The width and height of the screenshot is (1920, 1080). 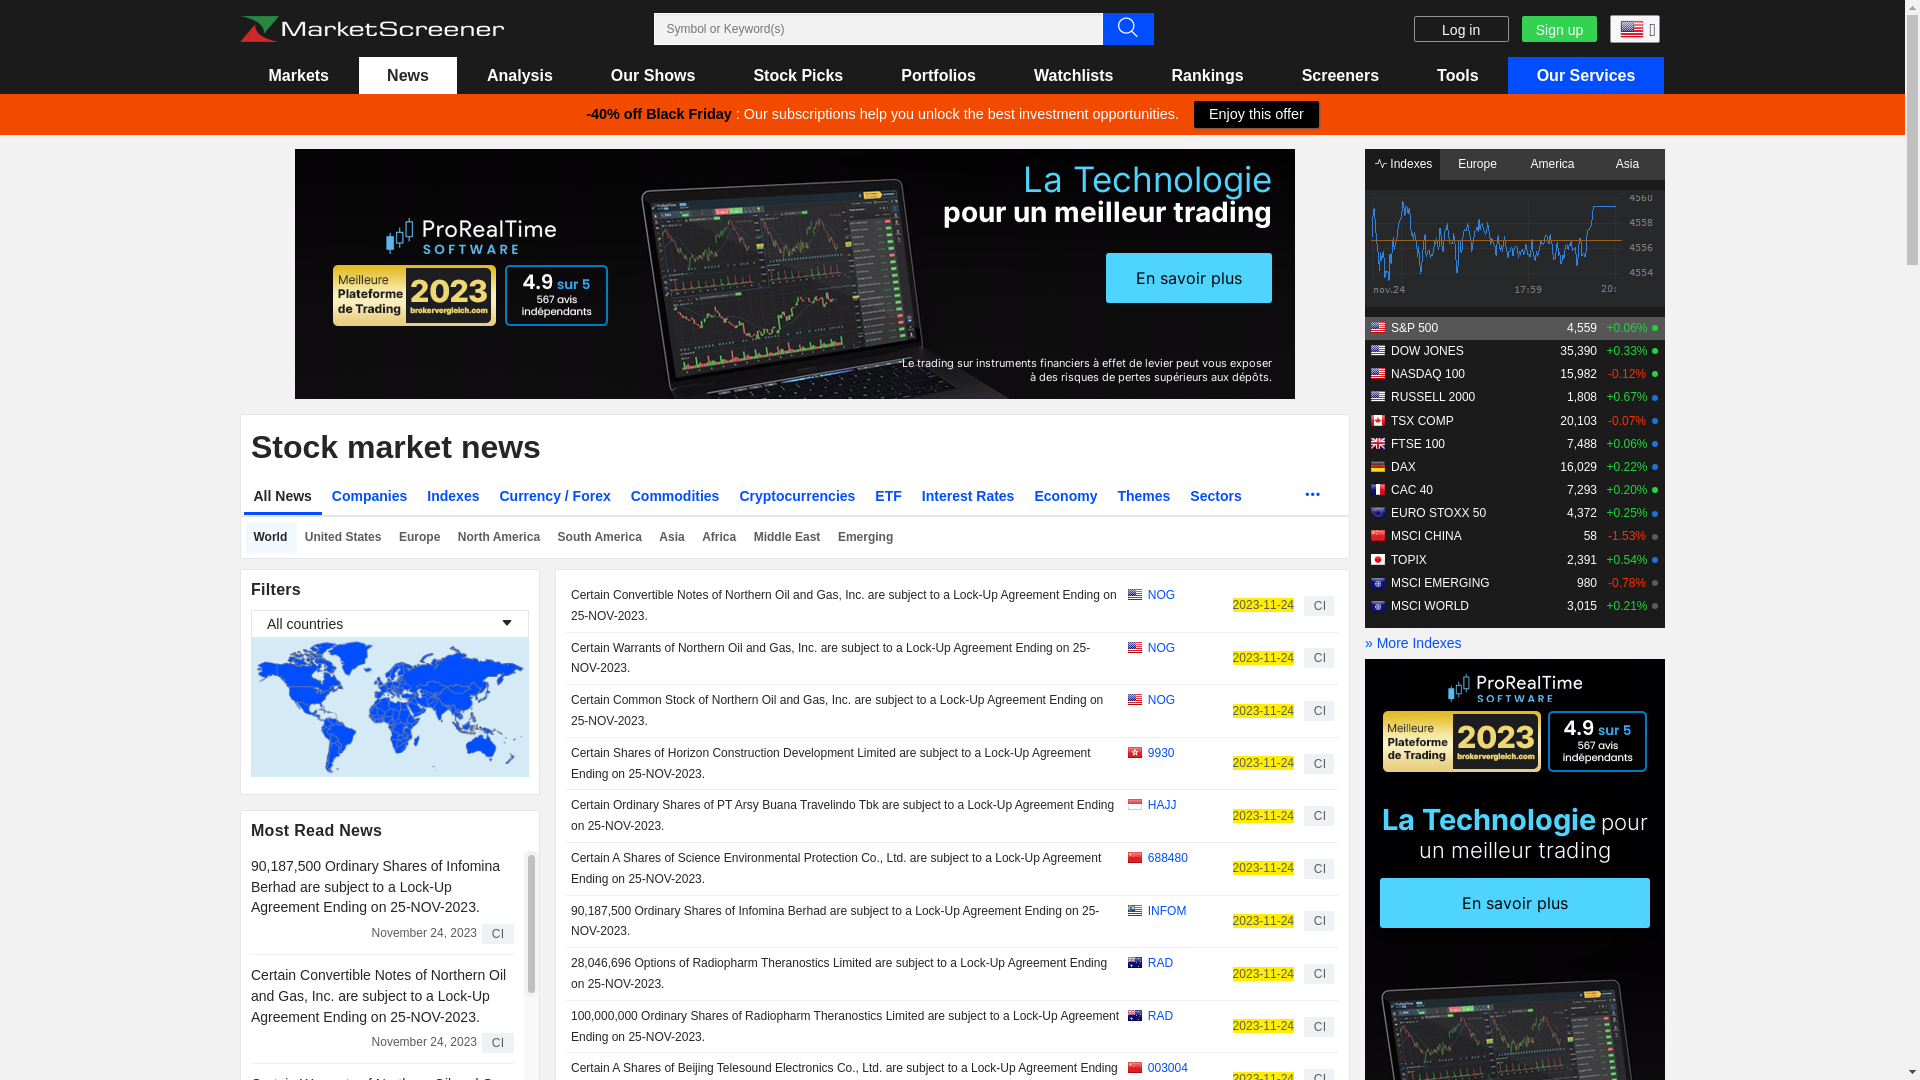 What do you see at coordinates (968, 495) in the screenshot?
I see `'Interest Rates'` at bounding box center [968, 495].